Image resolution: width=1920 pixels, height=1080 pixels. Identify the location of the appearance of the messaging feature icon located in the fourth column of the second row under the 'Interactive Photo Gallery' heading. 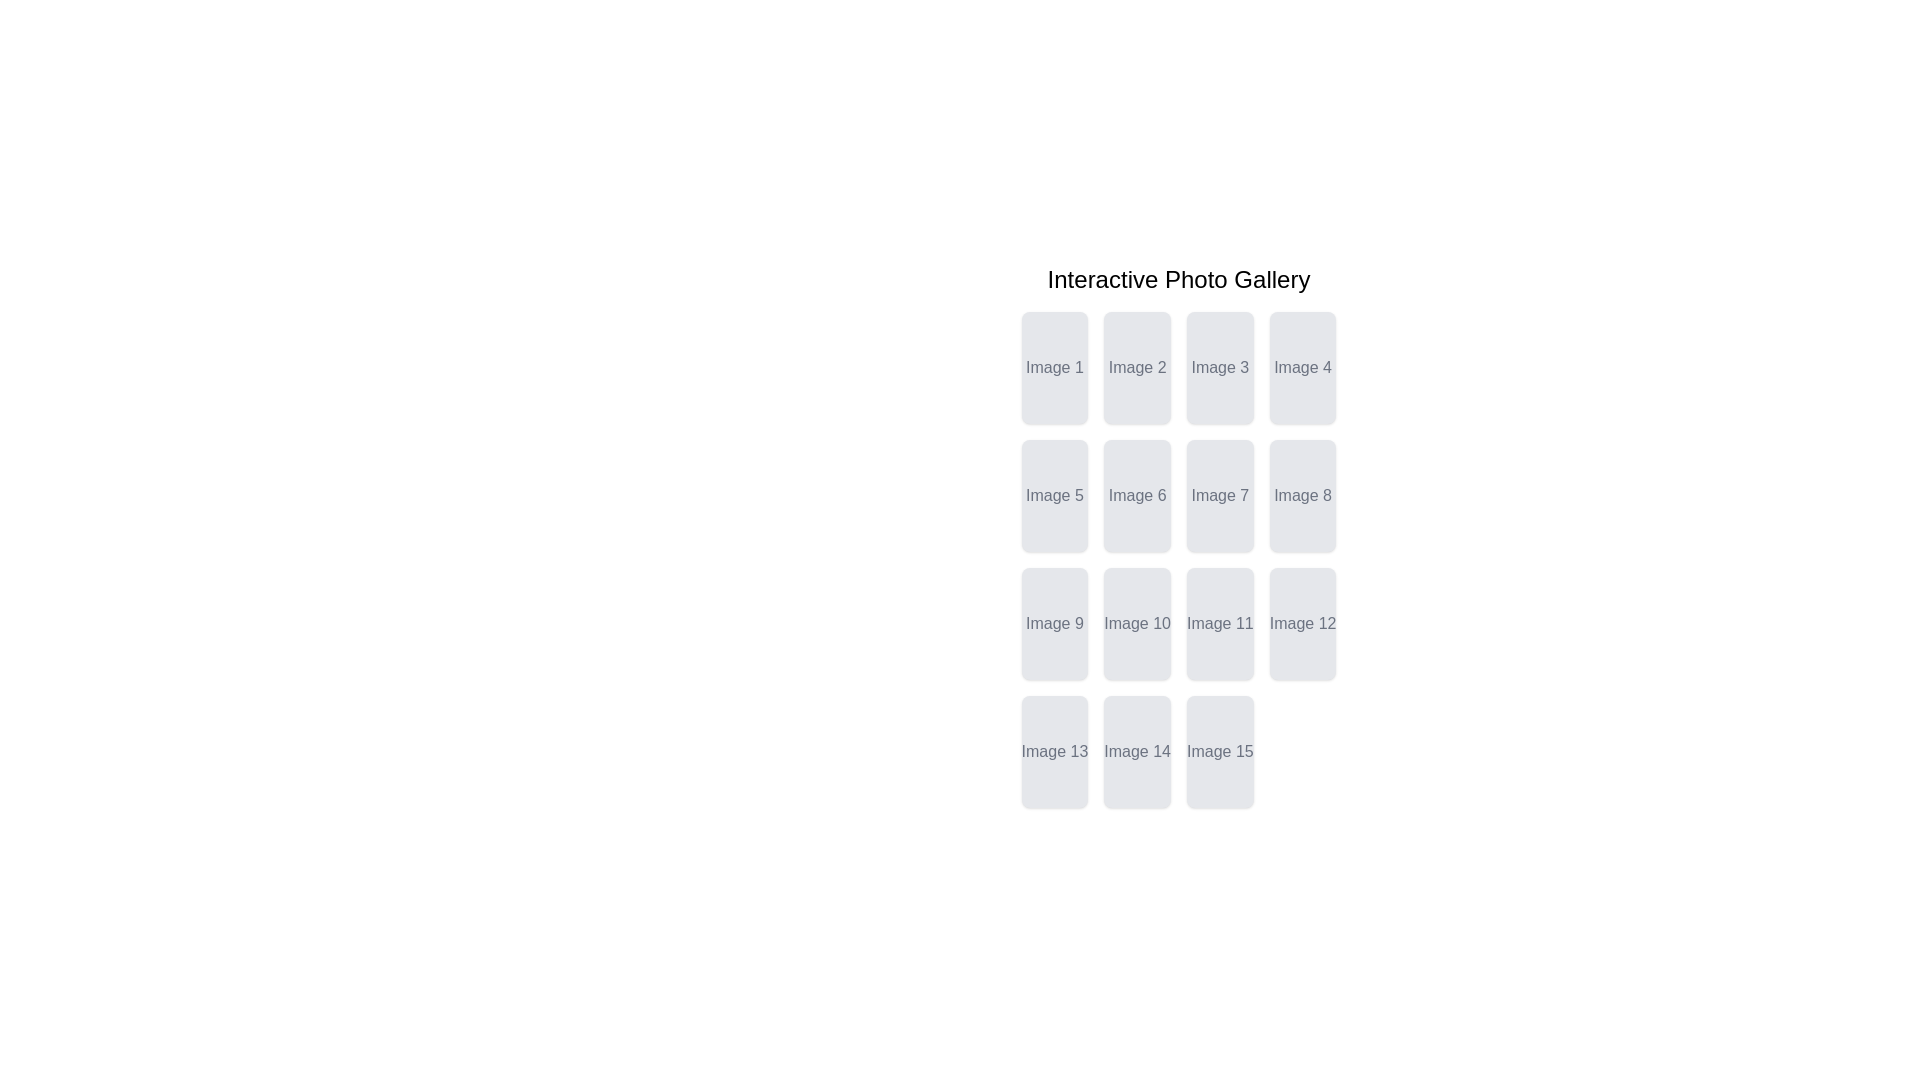
(1274, 531).